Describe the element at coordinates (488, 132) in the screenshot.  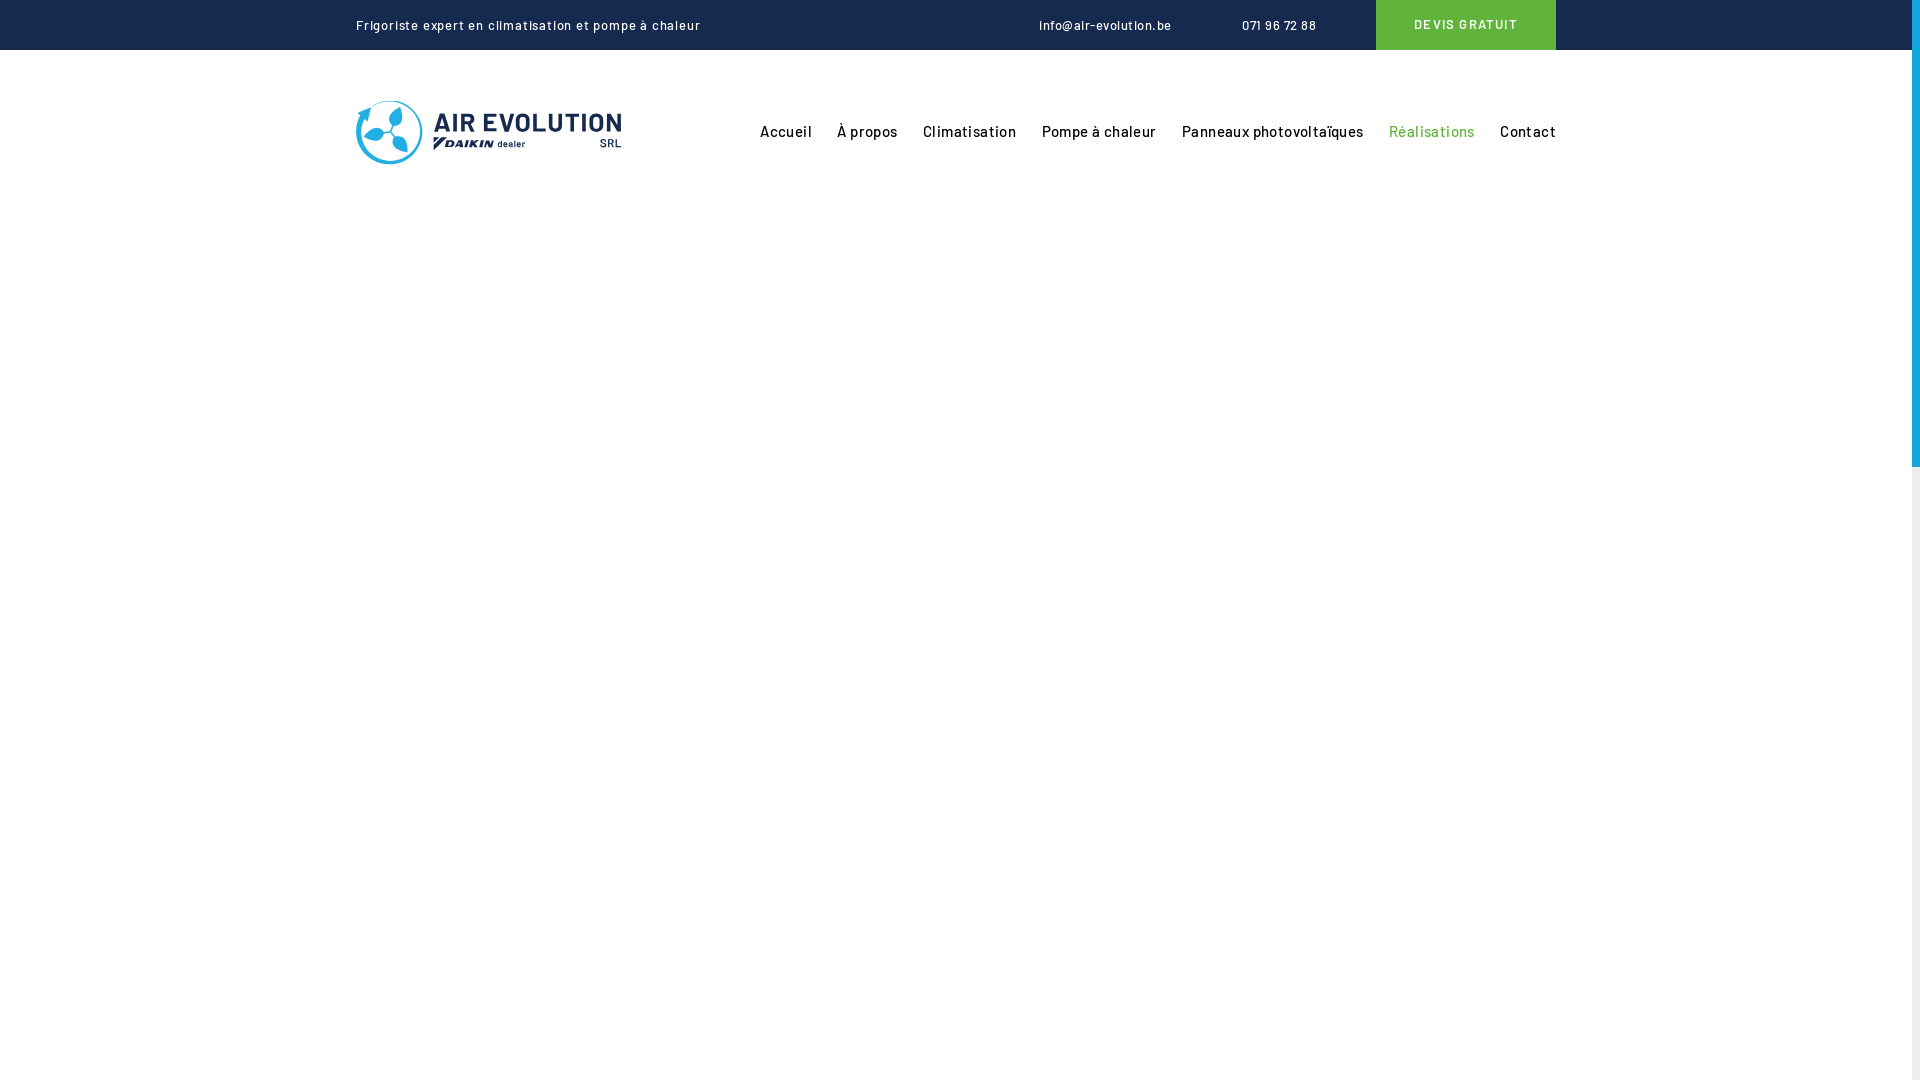
I see `'Air Evolution'` at that location.